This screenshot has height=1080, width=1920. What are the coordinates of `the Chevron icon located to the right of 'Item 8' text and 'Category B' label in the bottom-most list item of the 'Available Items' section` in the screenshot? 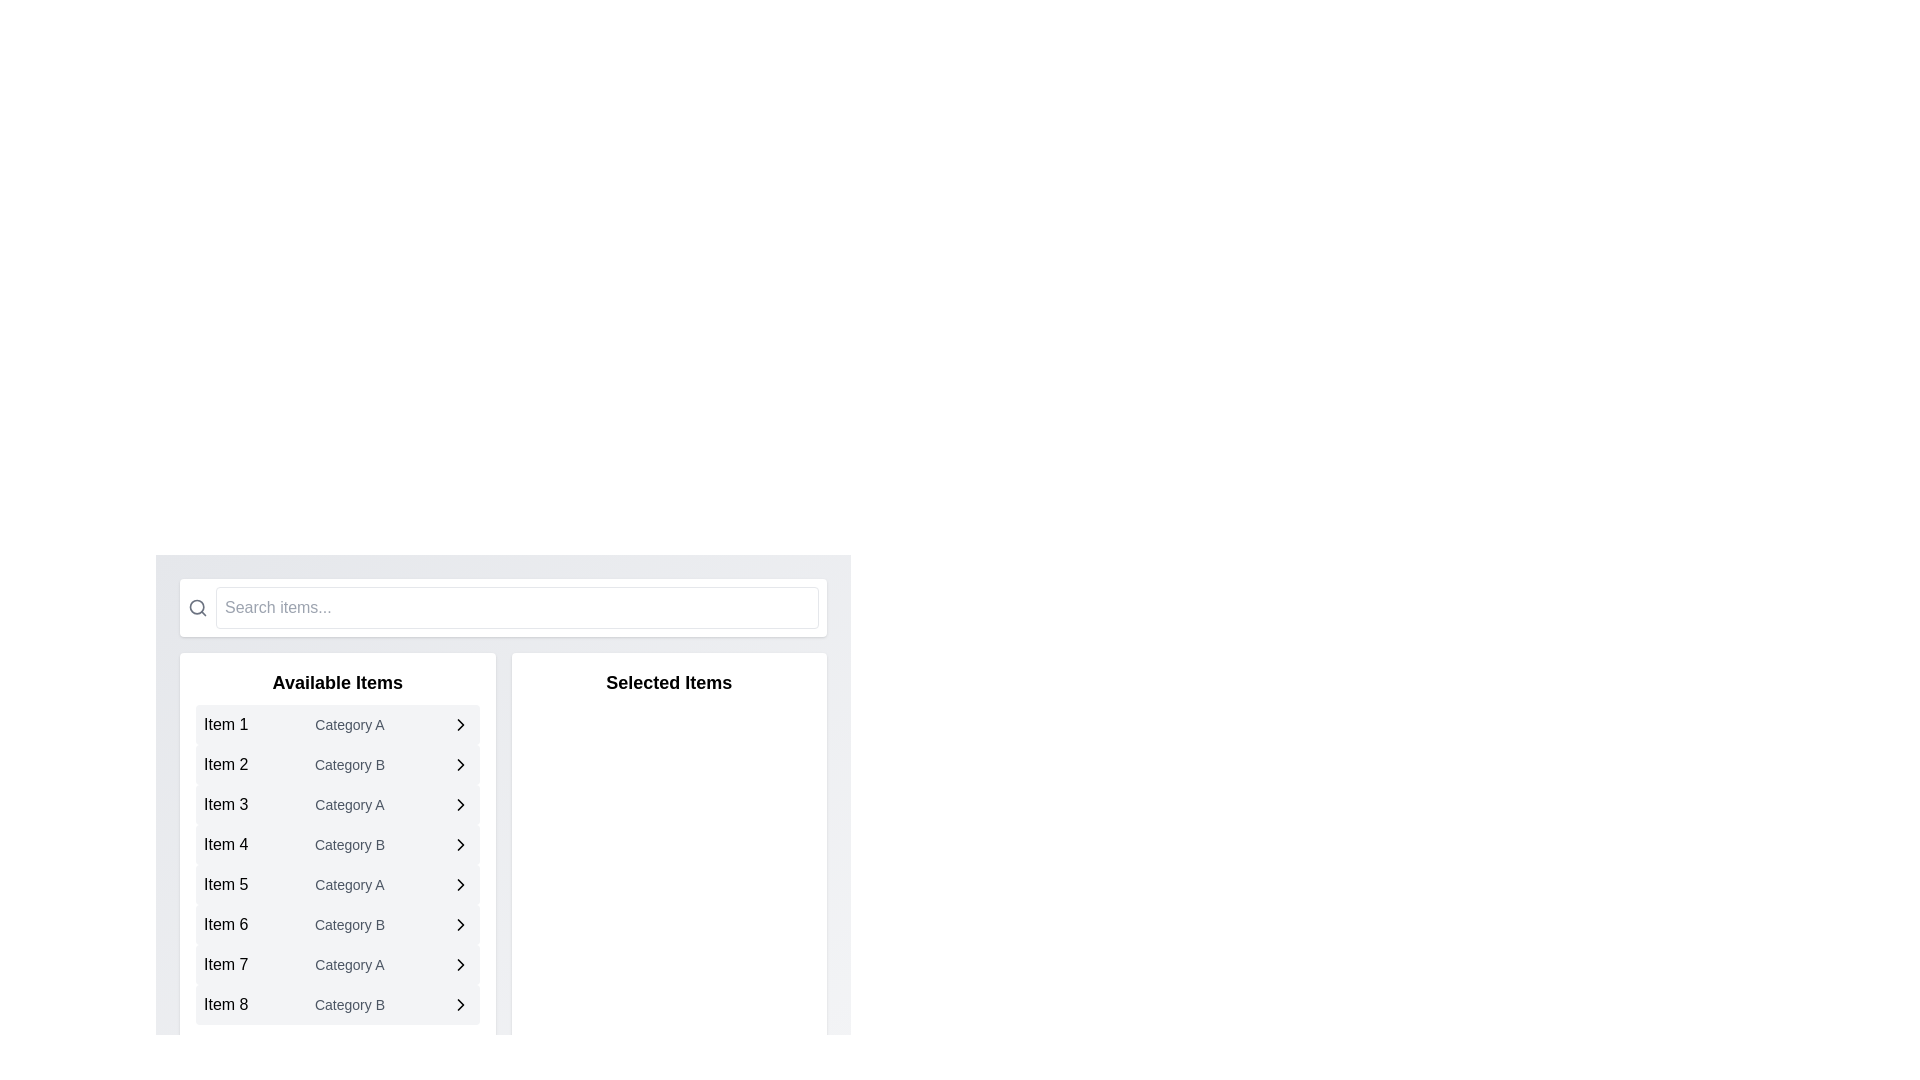 It's located at (460, 1005).